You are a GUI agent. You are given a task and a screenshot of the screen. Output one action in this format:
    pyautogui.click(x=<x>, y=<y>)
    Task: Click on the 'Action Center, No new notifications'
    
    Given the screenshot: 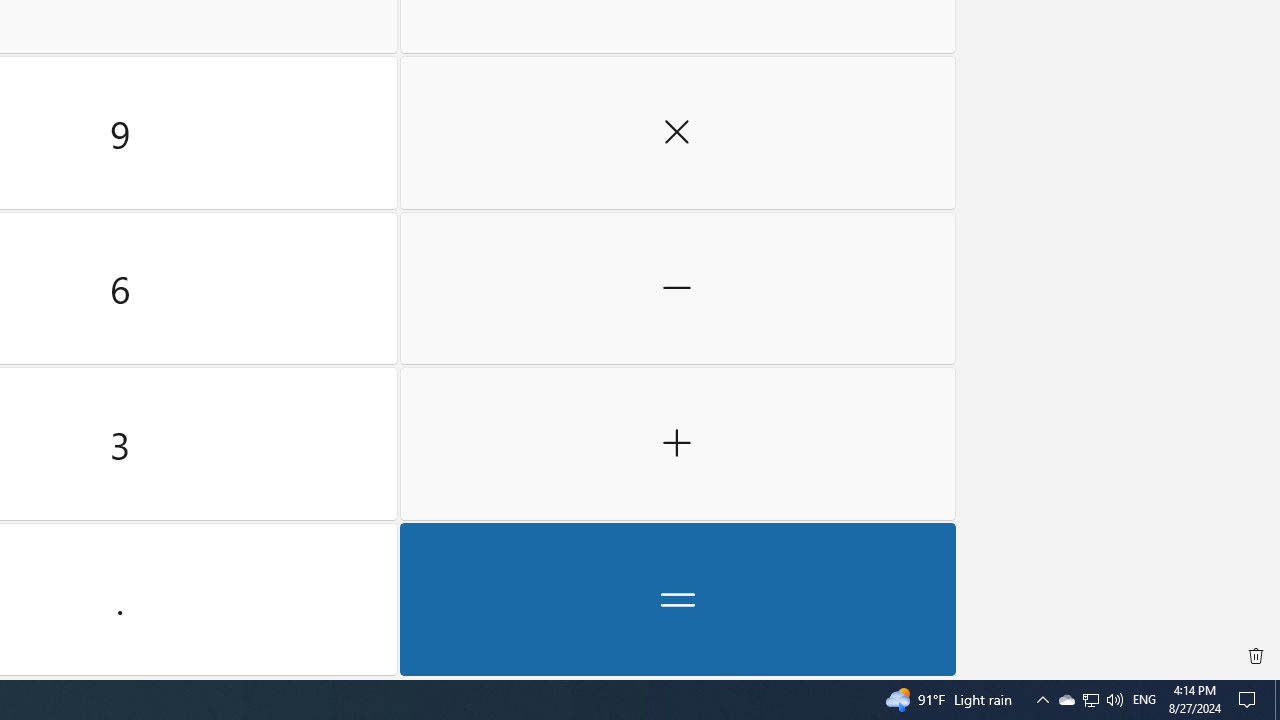 What is the action you would take?
    pyautogui.click(x=1250, y=698)
    